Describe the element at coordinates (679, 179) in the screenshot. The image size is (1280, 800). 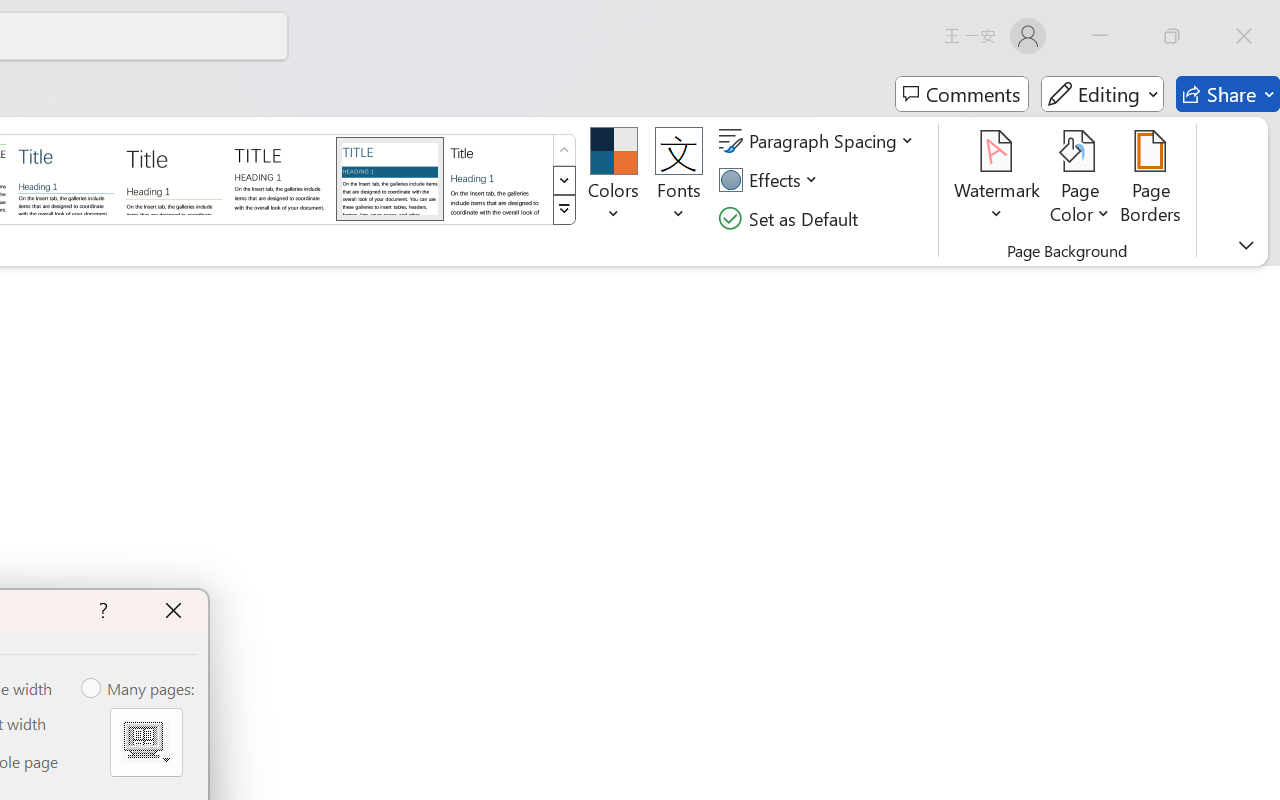
I see `'Fonts'` at that location.